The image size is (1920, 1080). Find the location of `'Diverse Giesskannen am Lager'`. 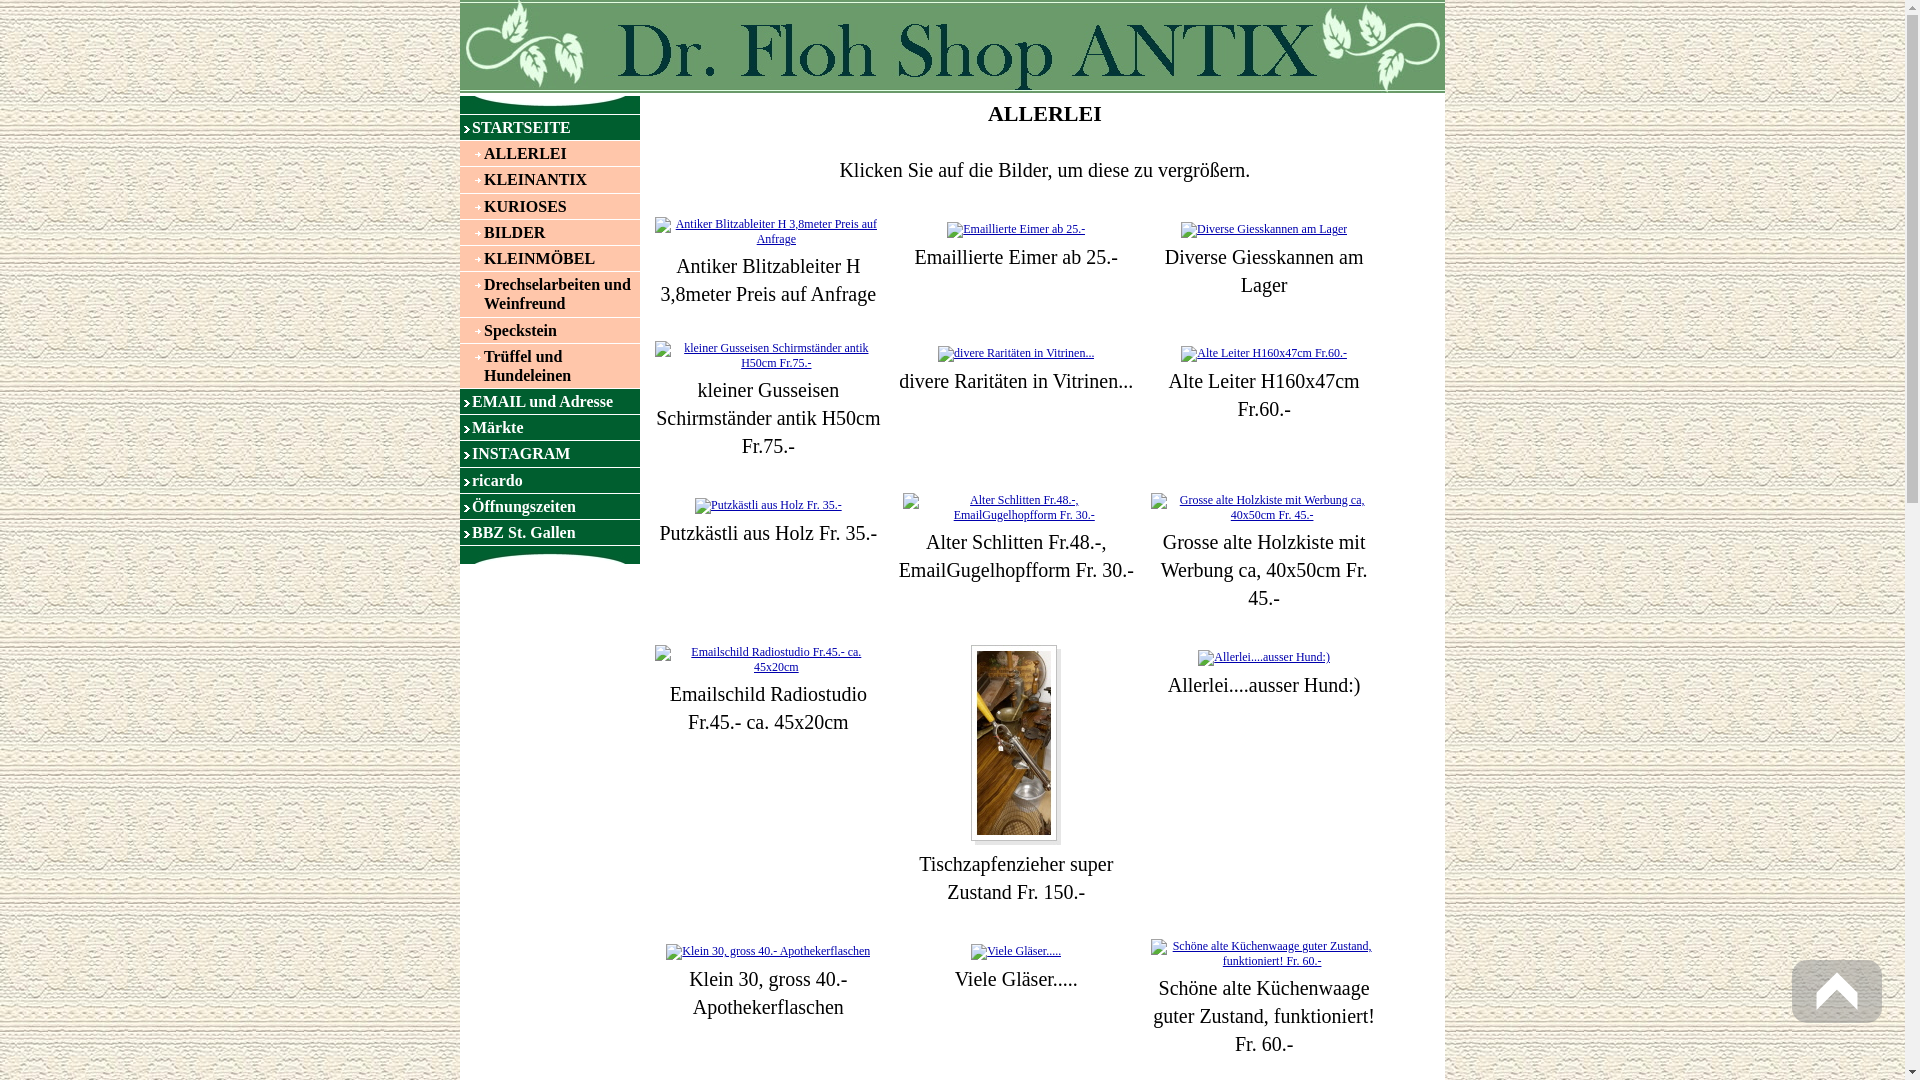

'Diverse Giesskannen am Lager' is located at coordinates (1262, 227).